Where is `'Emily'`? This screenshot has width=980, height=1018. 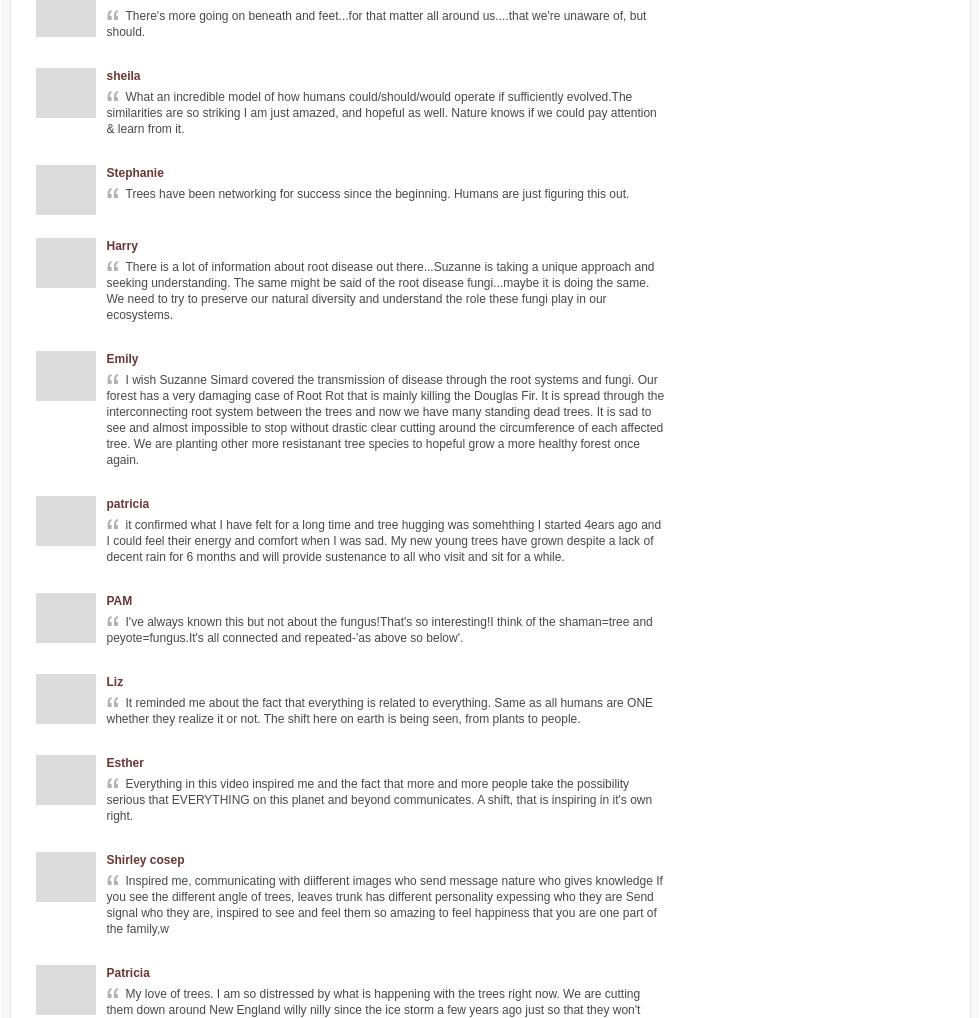 'Emily' is located at coordinates (122, 359).